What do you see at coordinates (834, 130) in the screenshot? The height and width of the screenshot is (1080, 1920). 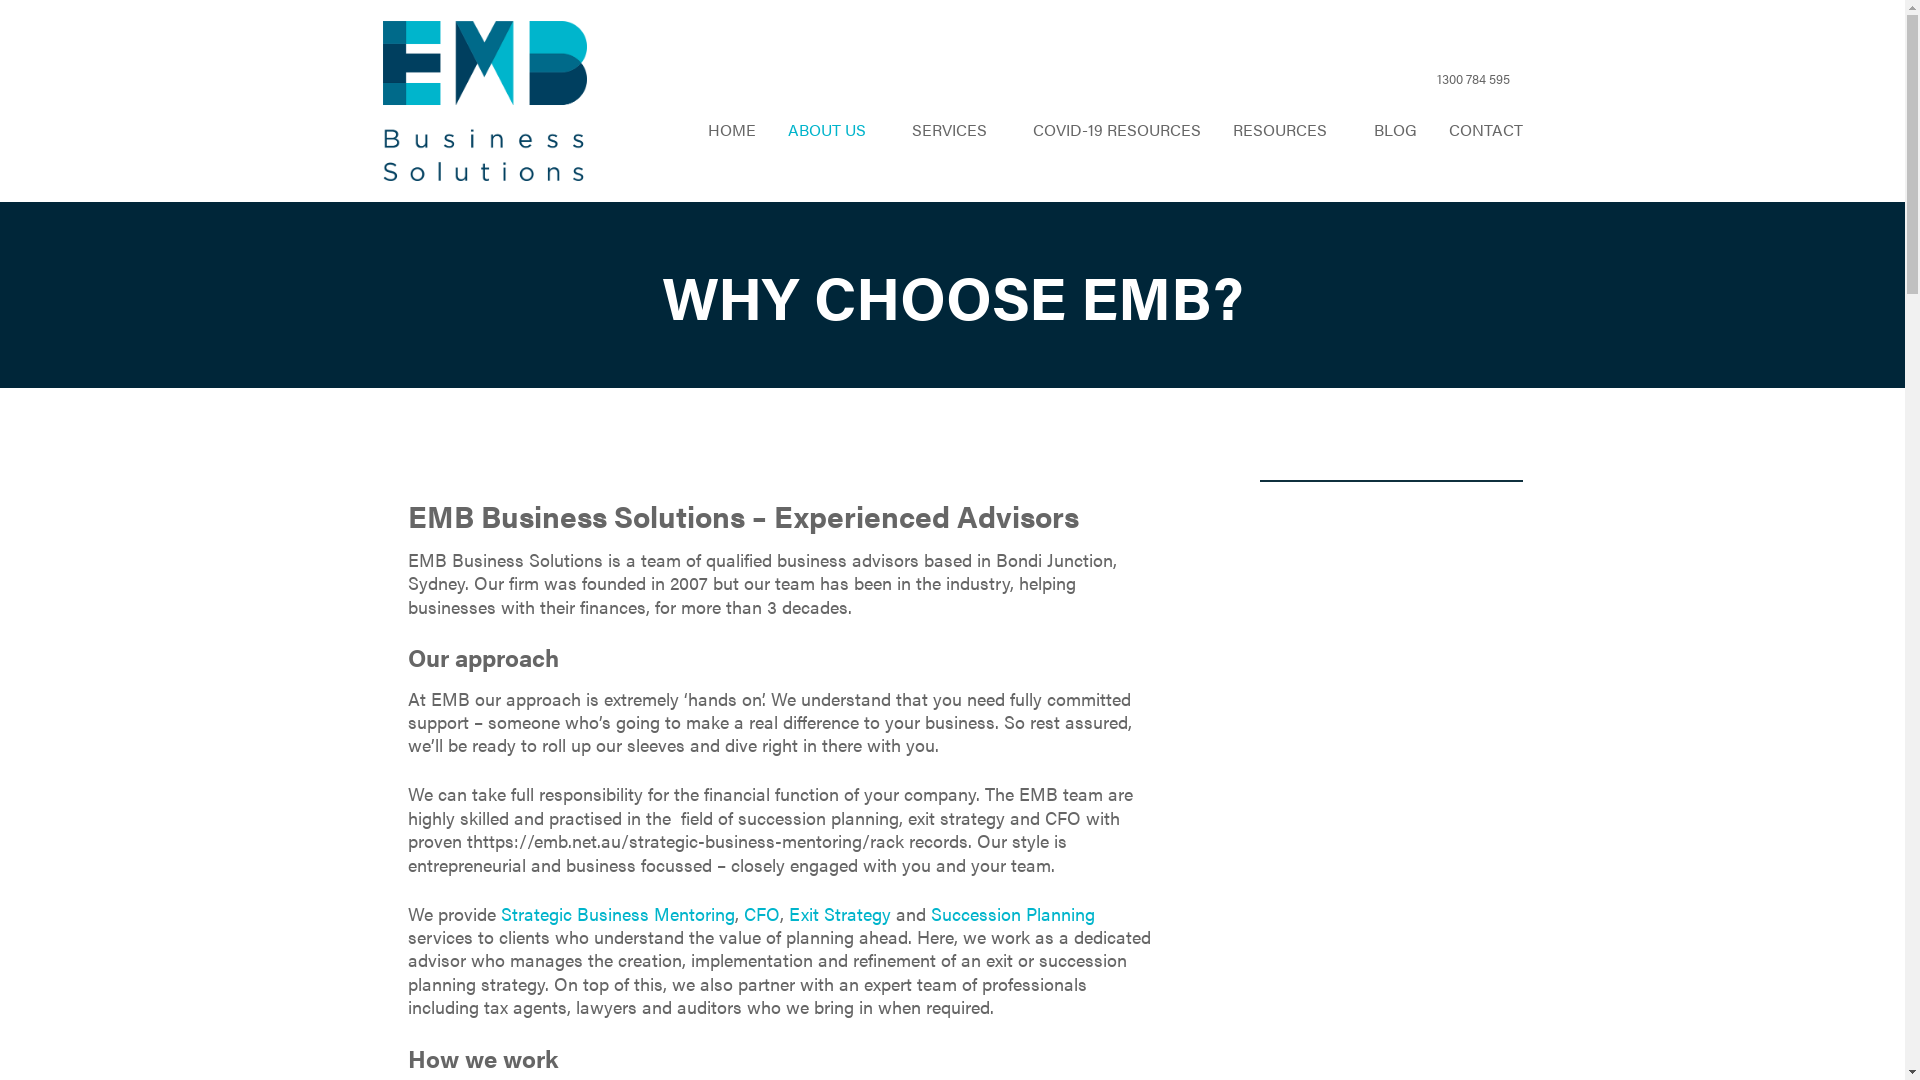 I see `'ABOUT US '` at bounding box center [834, 130].